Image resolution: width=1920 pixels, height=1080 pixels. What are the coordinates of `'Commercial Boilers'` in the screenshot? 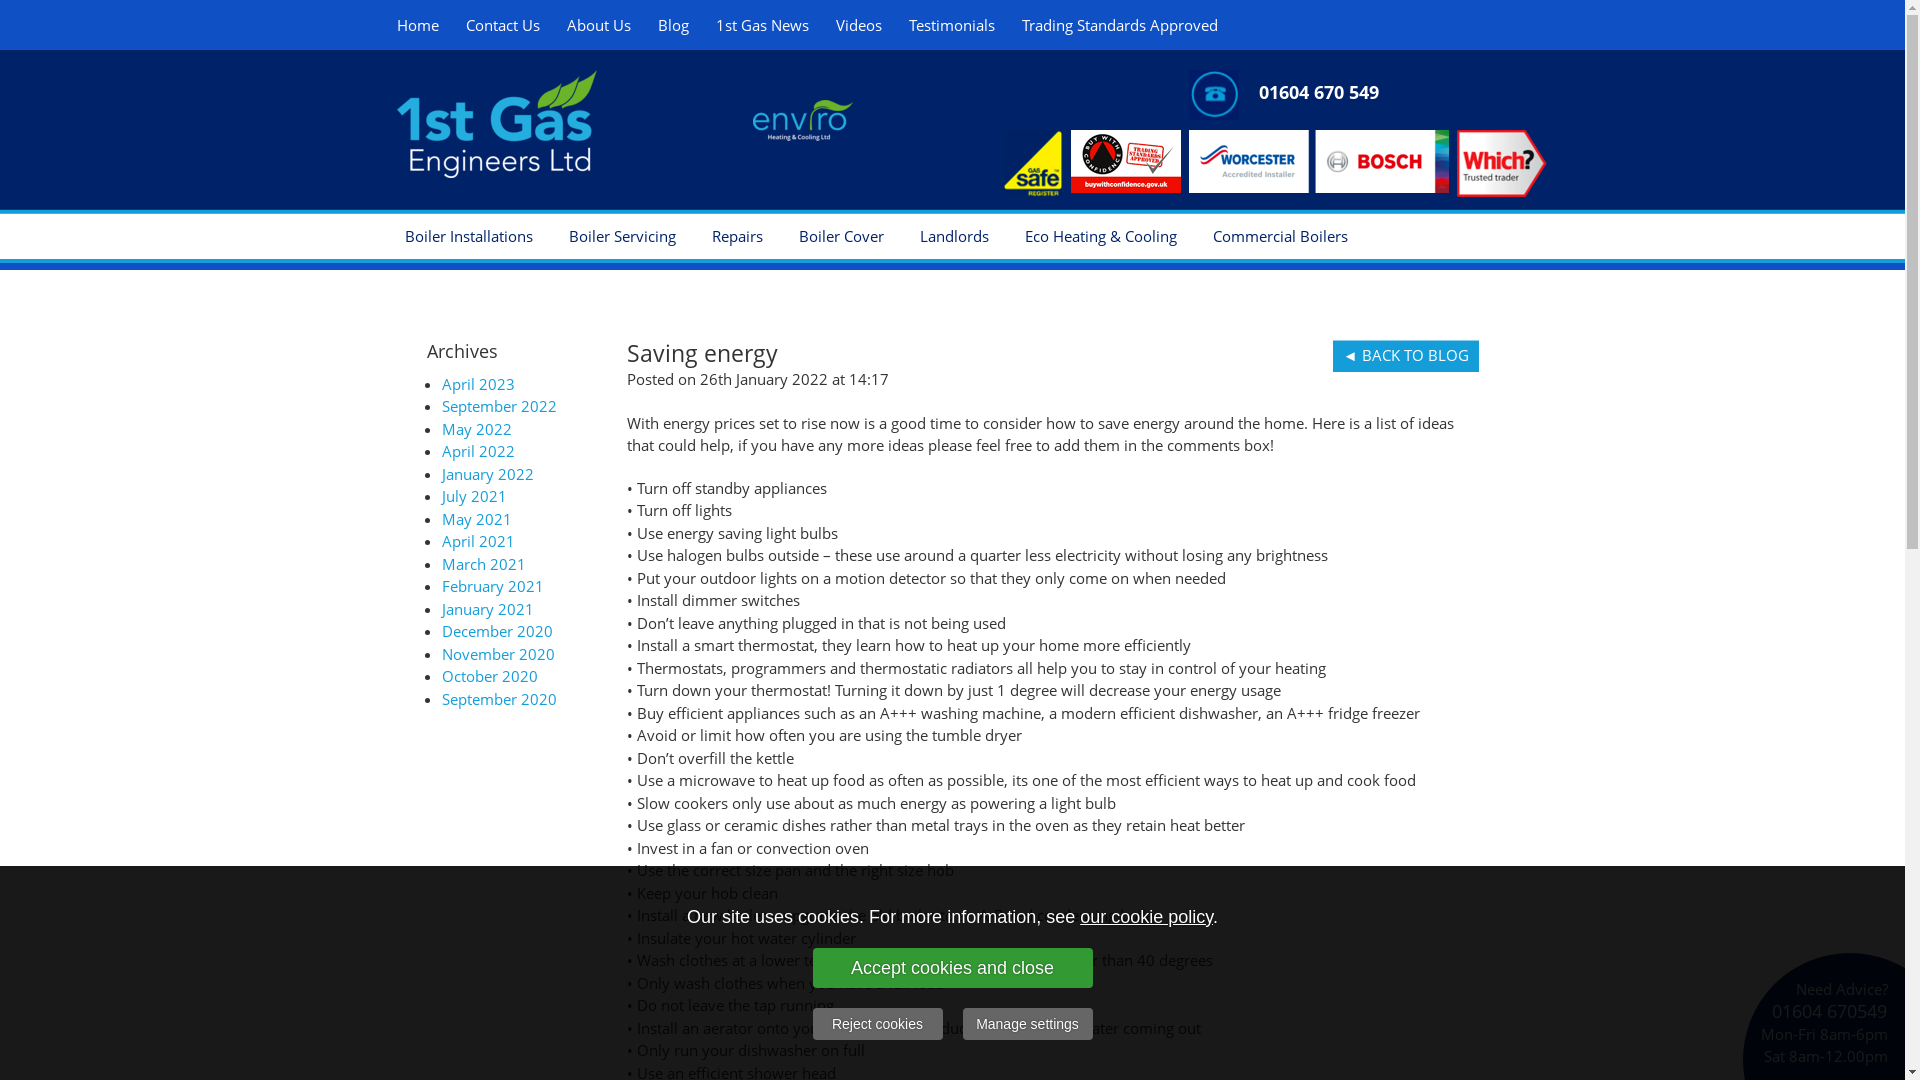 It's located at (1278, 234).